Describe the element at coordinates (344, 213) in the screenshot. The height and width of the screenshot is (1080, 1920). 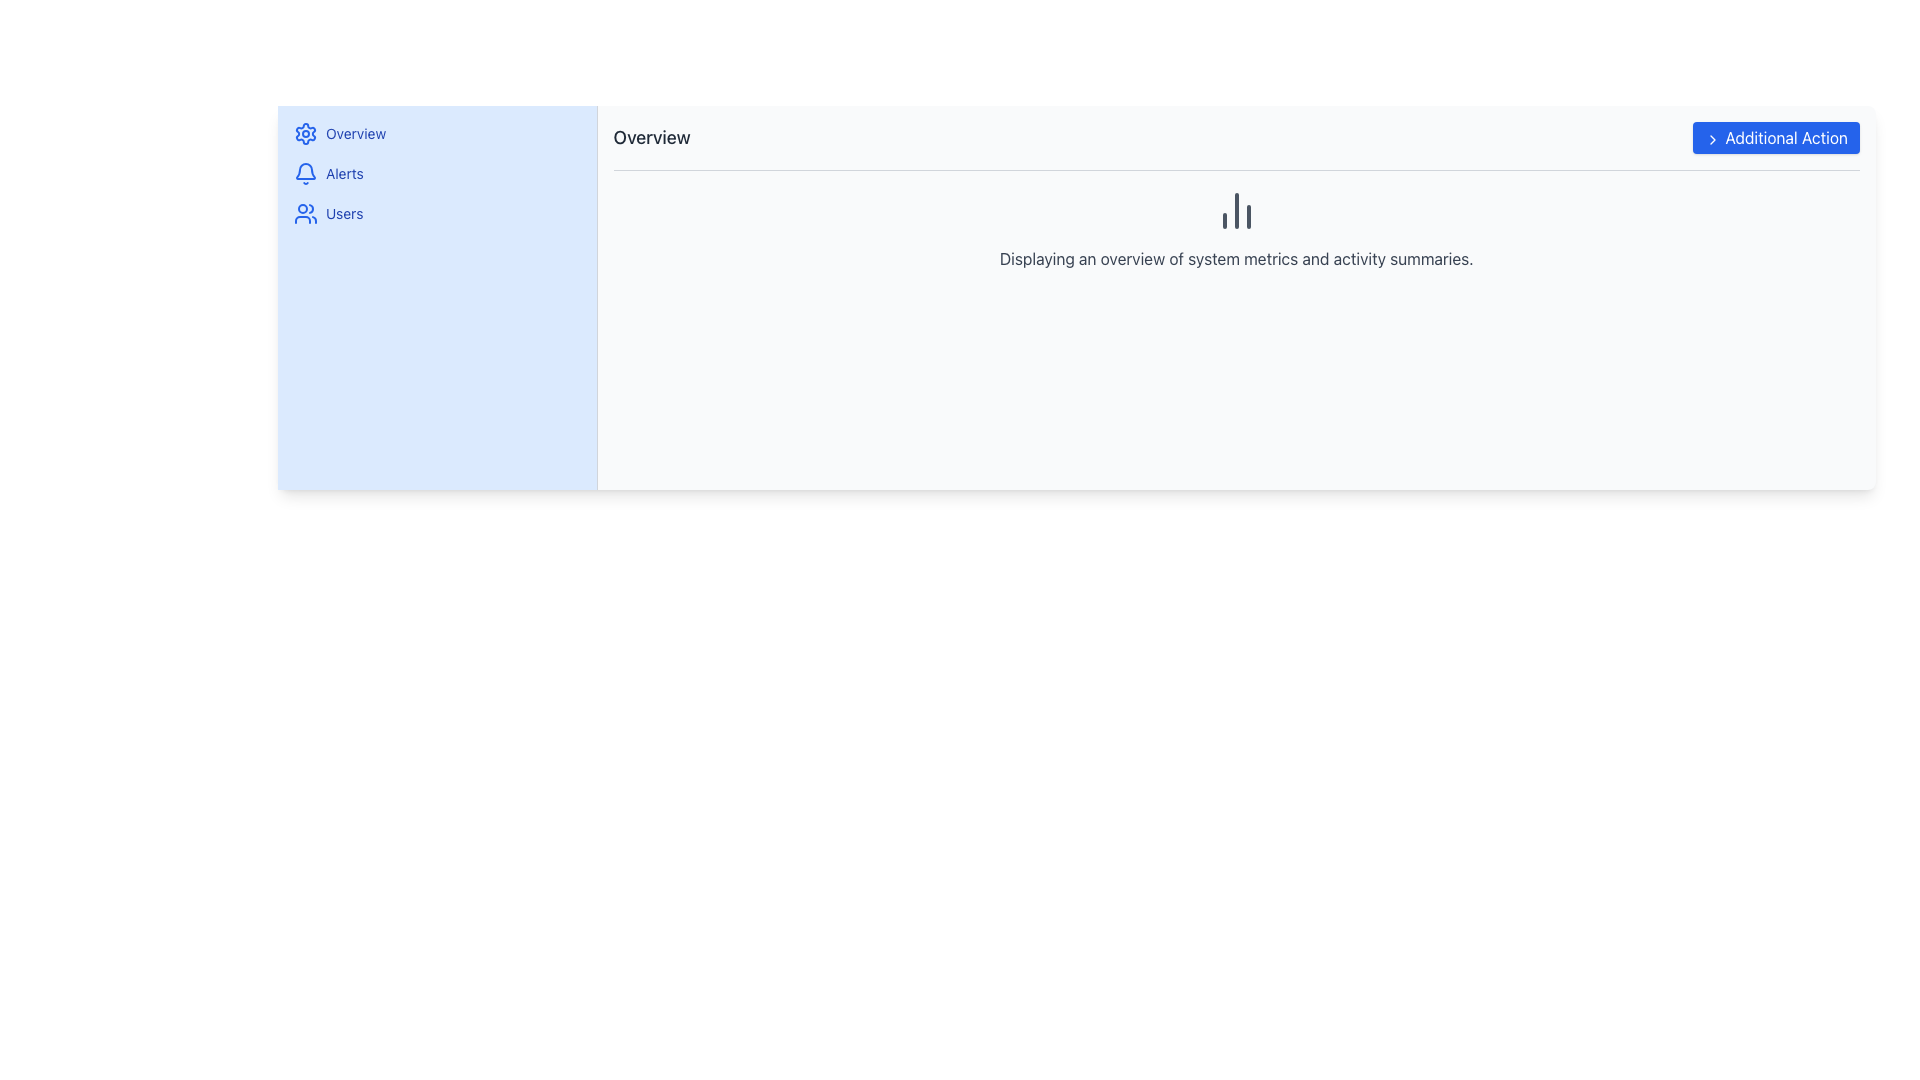
I see `the 'Users' text label in the left-hand sidebar menu` at that location.